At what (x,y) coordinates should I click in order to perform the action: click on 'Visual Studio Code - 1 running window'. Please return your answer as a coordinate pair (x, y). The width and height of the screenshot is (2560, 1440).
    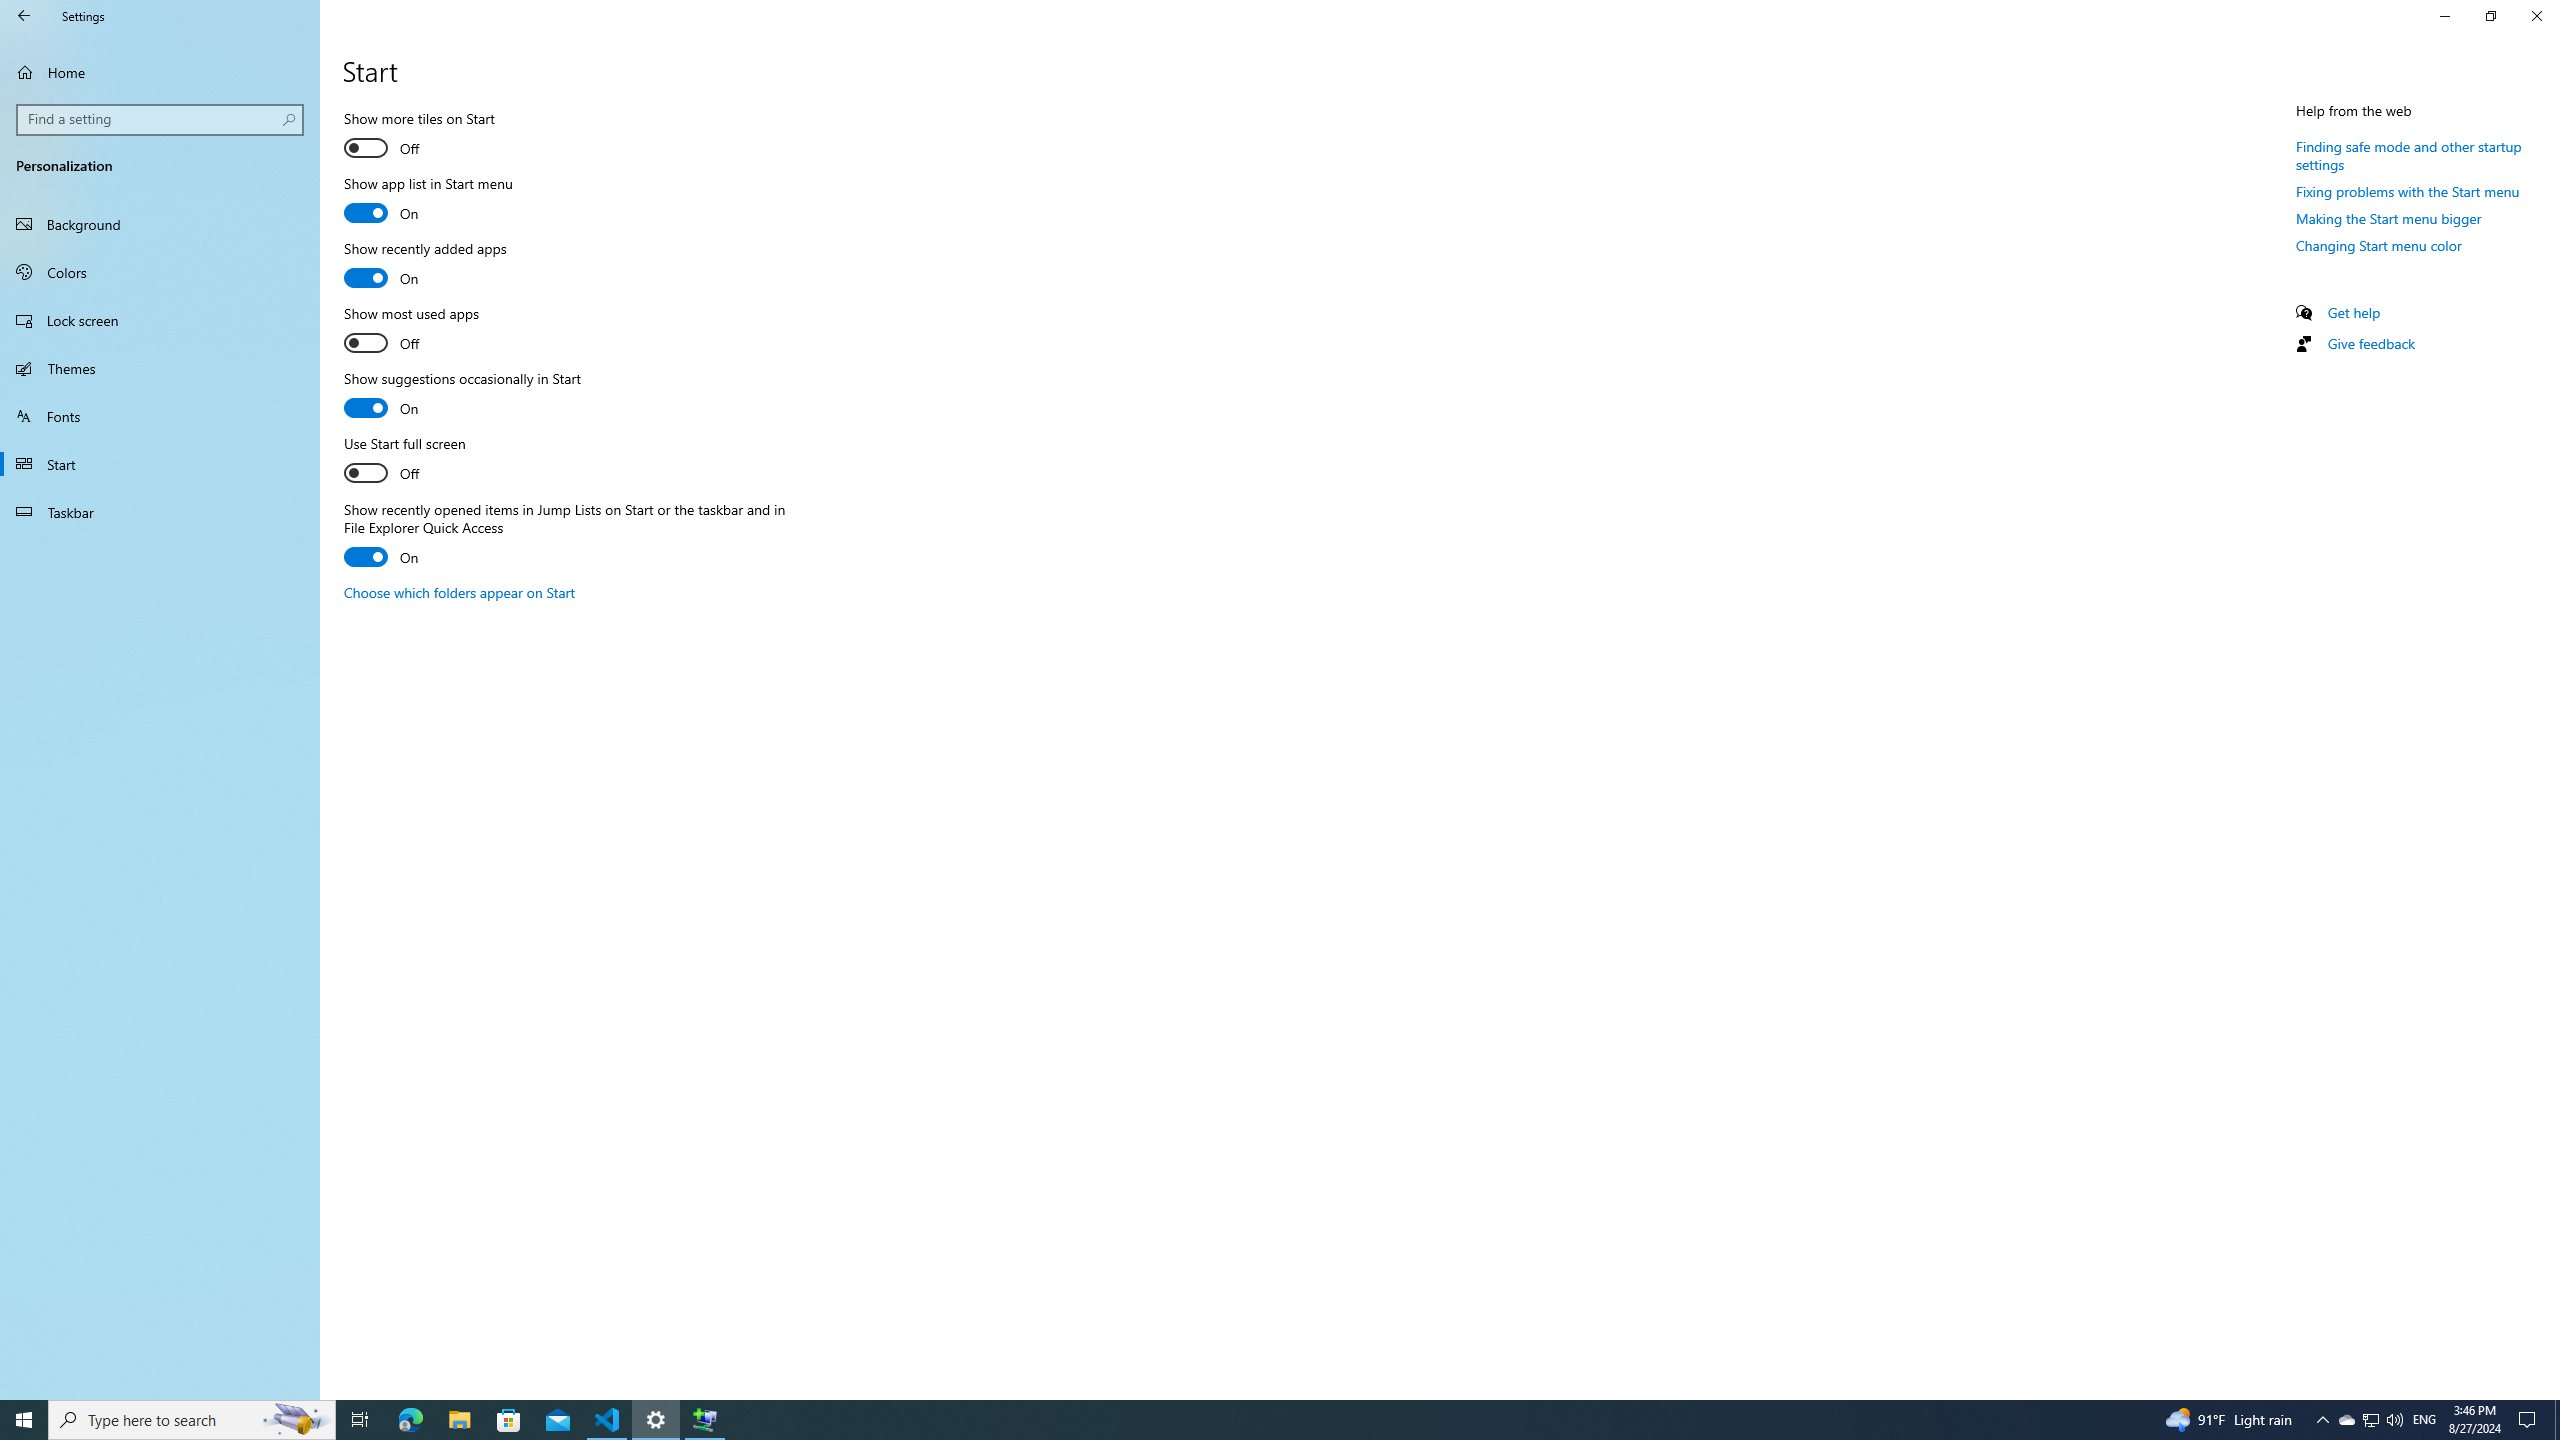
    Looking at the image, I should click on (607, 1418).